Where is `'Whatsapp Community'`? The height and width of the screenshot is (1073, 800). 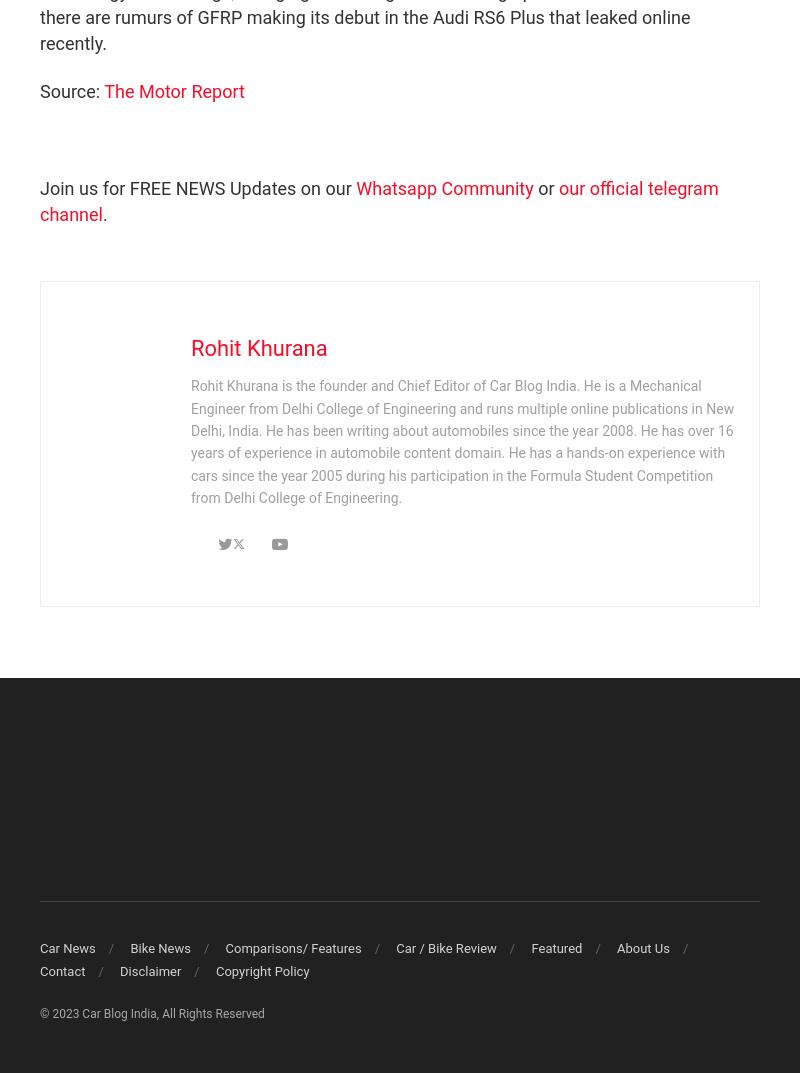 'Whatsapp Community' is located at coordinates (443, 188).